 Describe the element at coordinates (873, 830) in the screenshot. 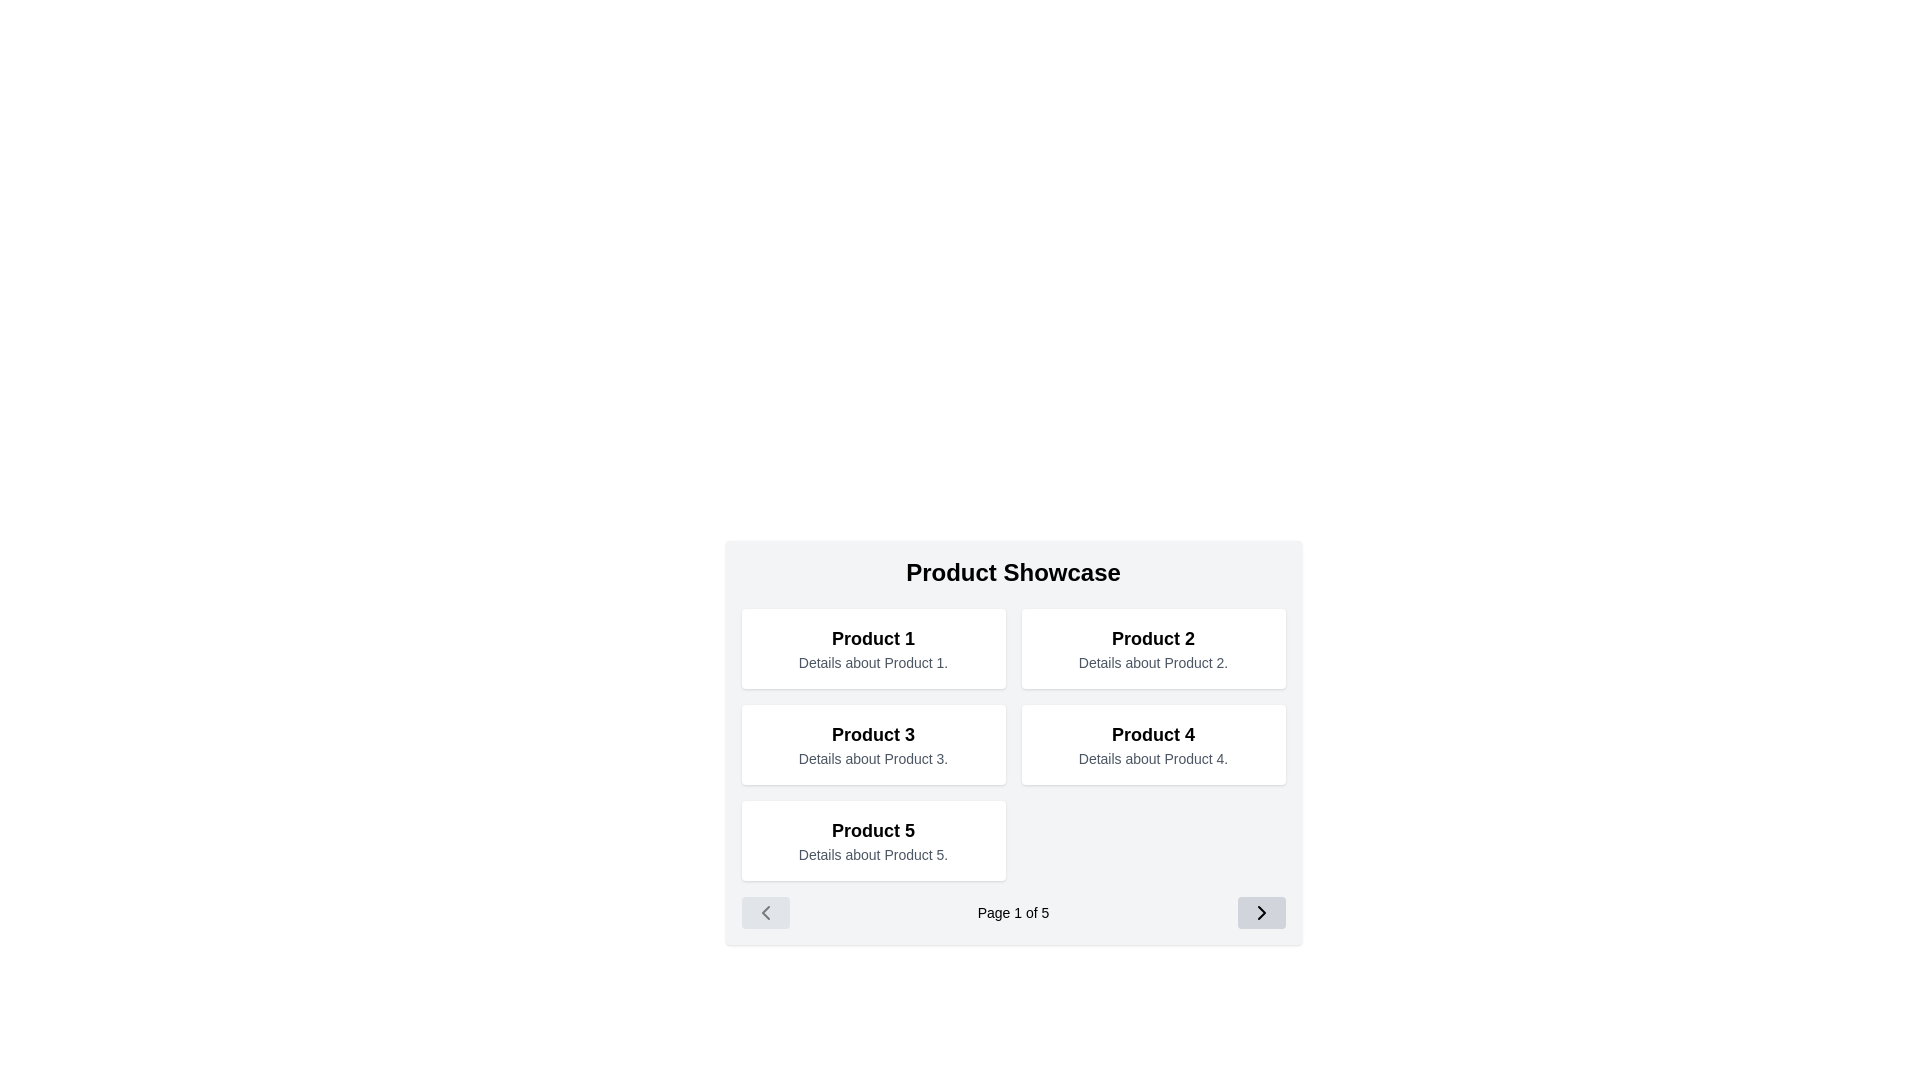

I see `the bold text label 'Product 5' which is styled as a title or heading, located at the top of the rectangular box containing product information` at that location.